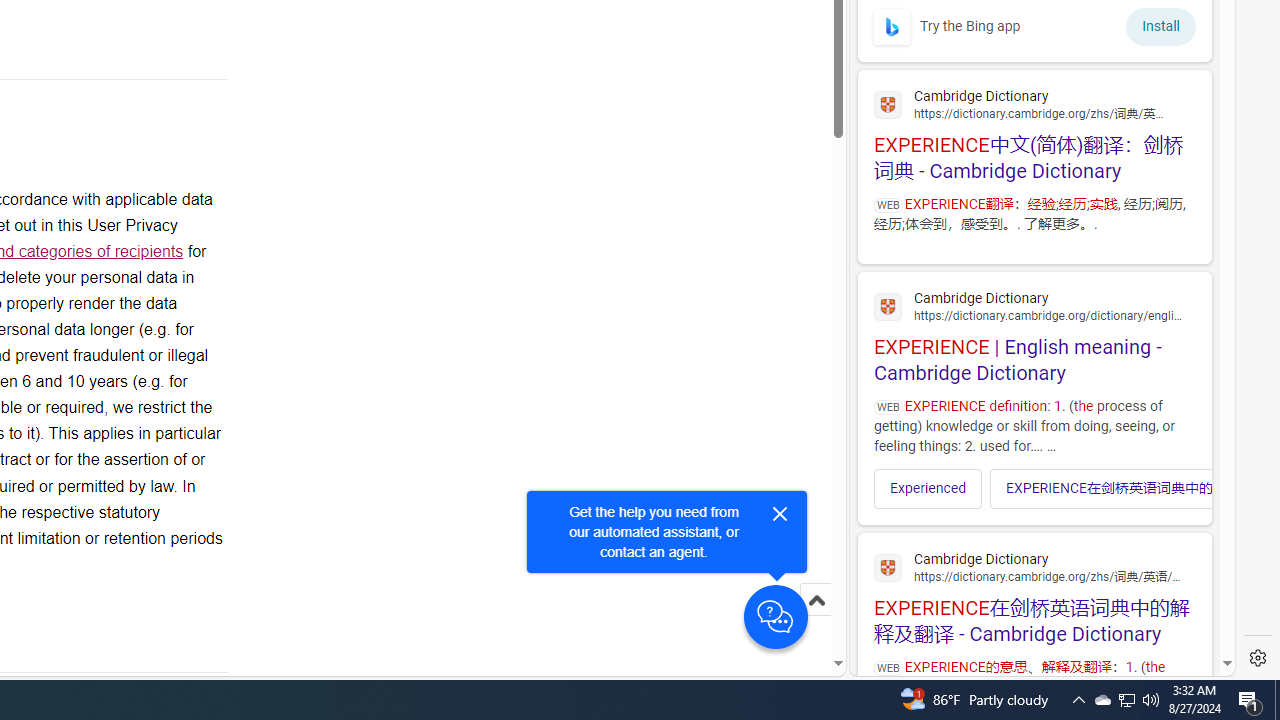  What do you see at coordinates (927, 488) in the screenshot?
I see `'Experienced'` at bounding box center [927, 488].